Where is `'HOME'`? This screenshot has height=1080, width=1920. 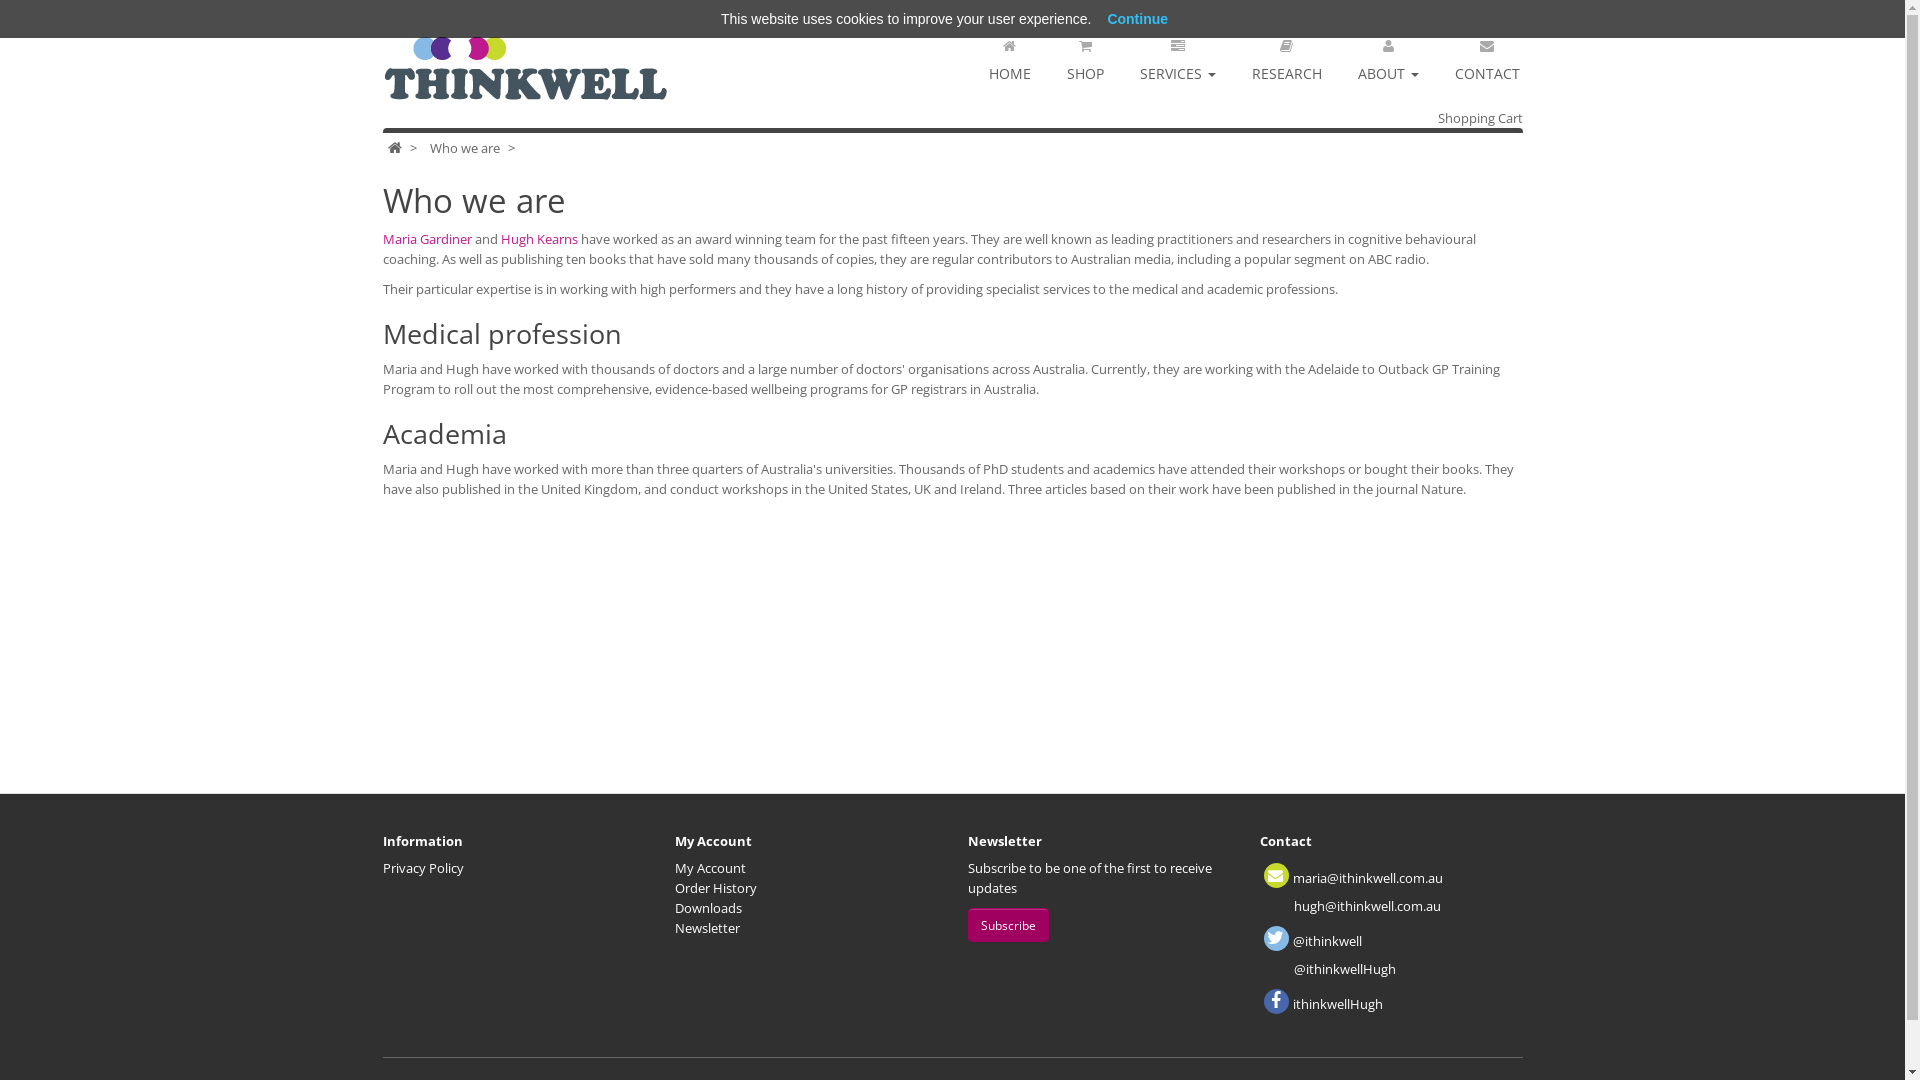 'HOME' is located at coordinates (1008, 53).